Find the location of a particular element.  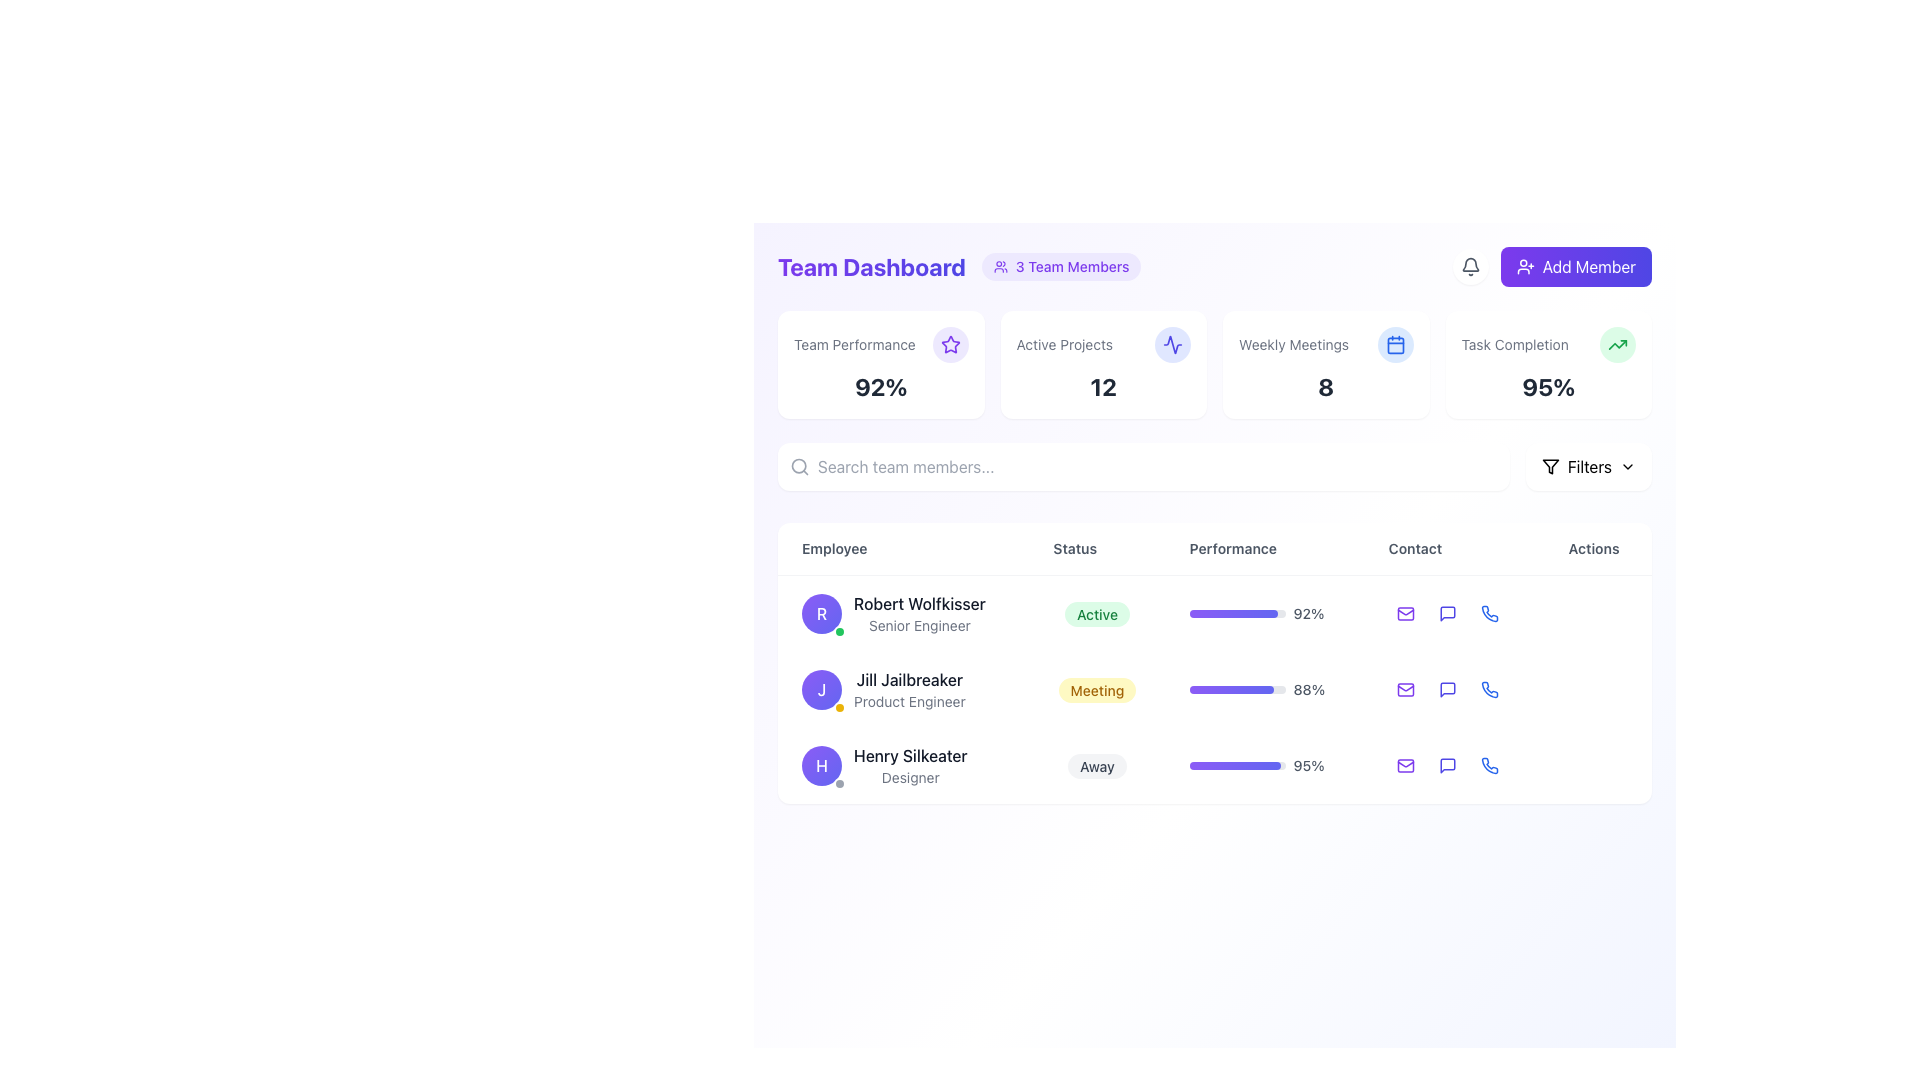

the violet-colored mail icon in the 'Contact' column of the second row corresponding to 'Jill Jailbreaker' is located at coordinates (1404, 689).